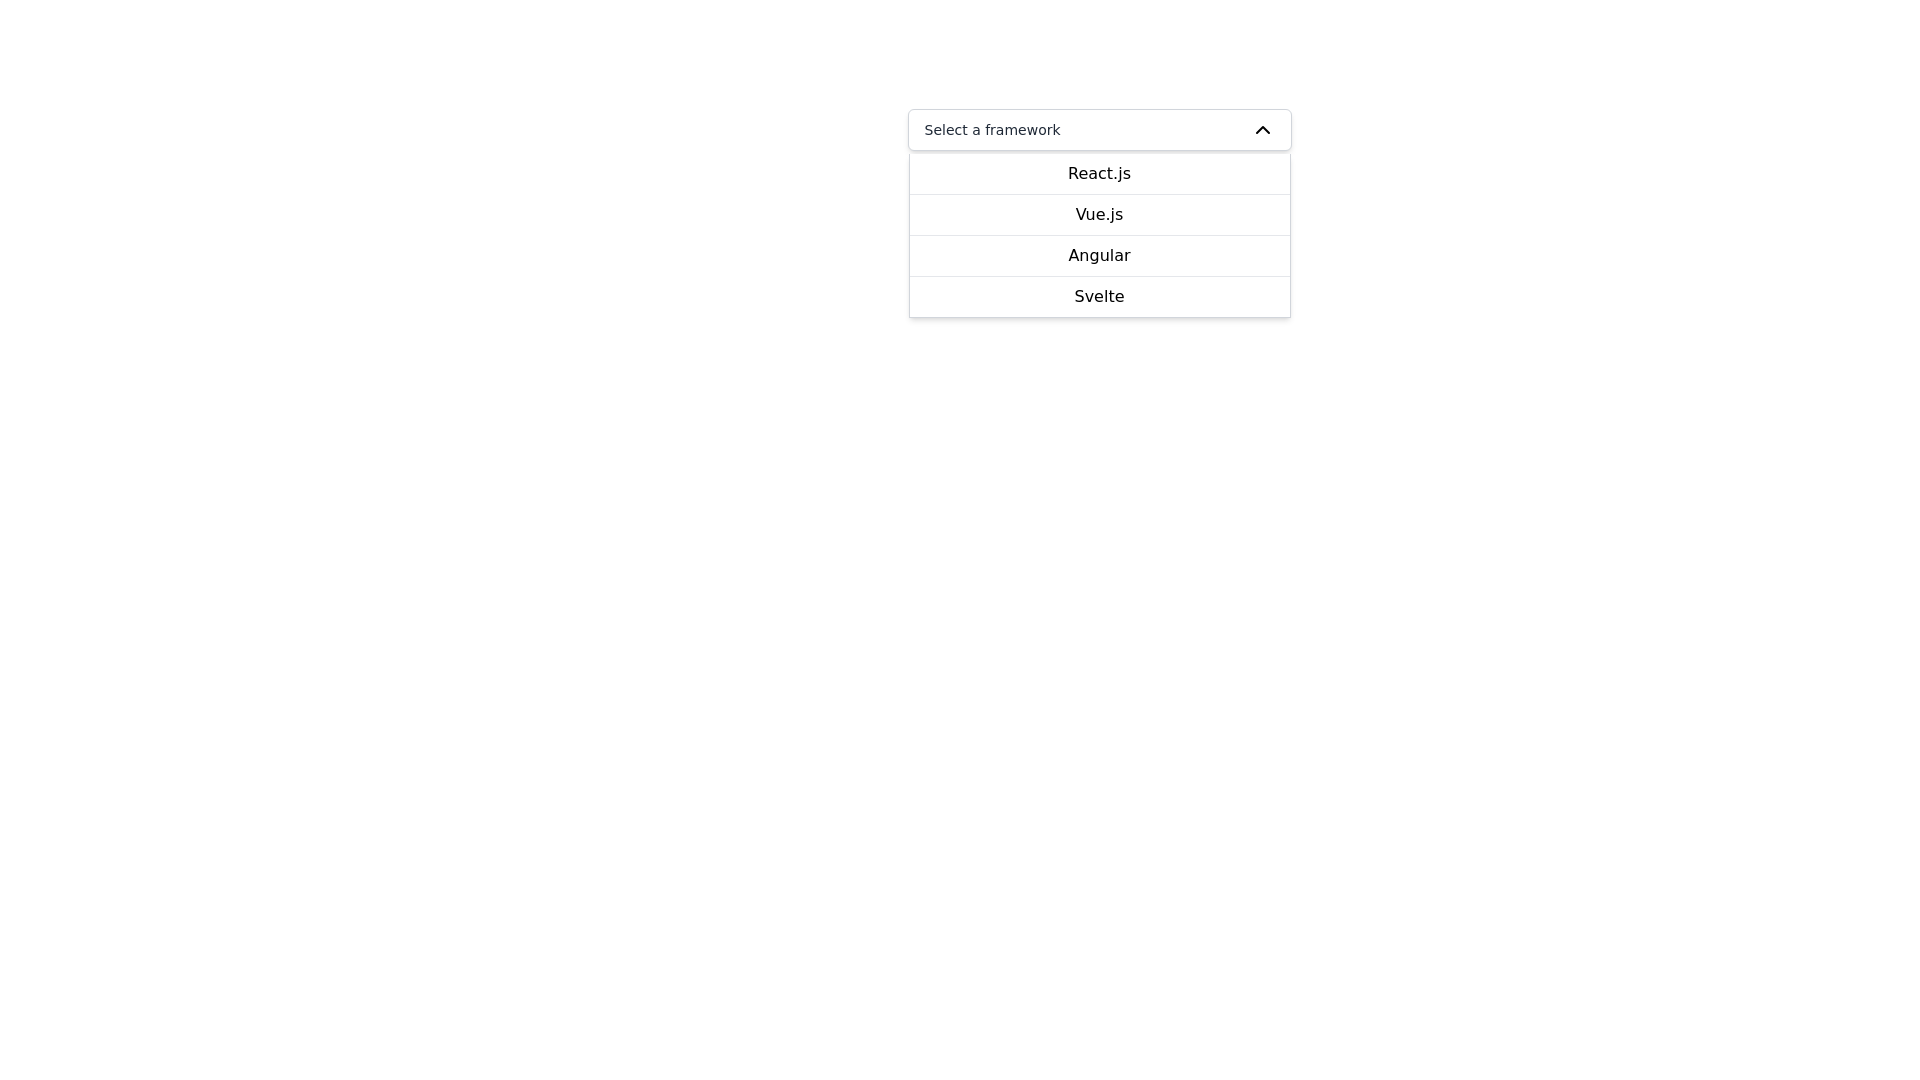  What do you see at coordinates (1098, 296) in the screenshot?
I see `the 'Svelte' option within the dropdown menu under the heading 'Select a framework'` at bounding box center [1098, 296].